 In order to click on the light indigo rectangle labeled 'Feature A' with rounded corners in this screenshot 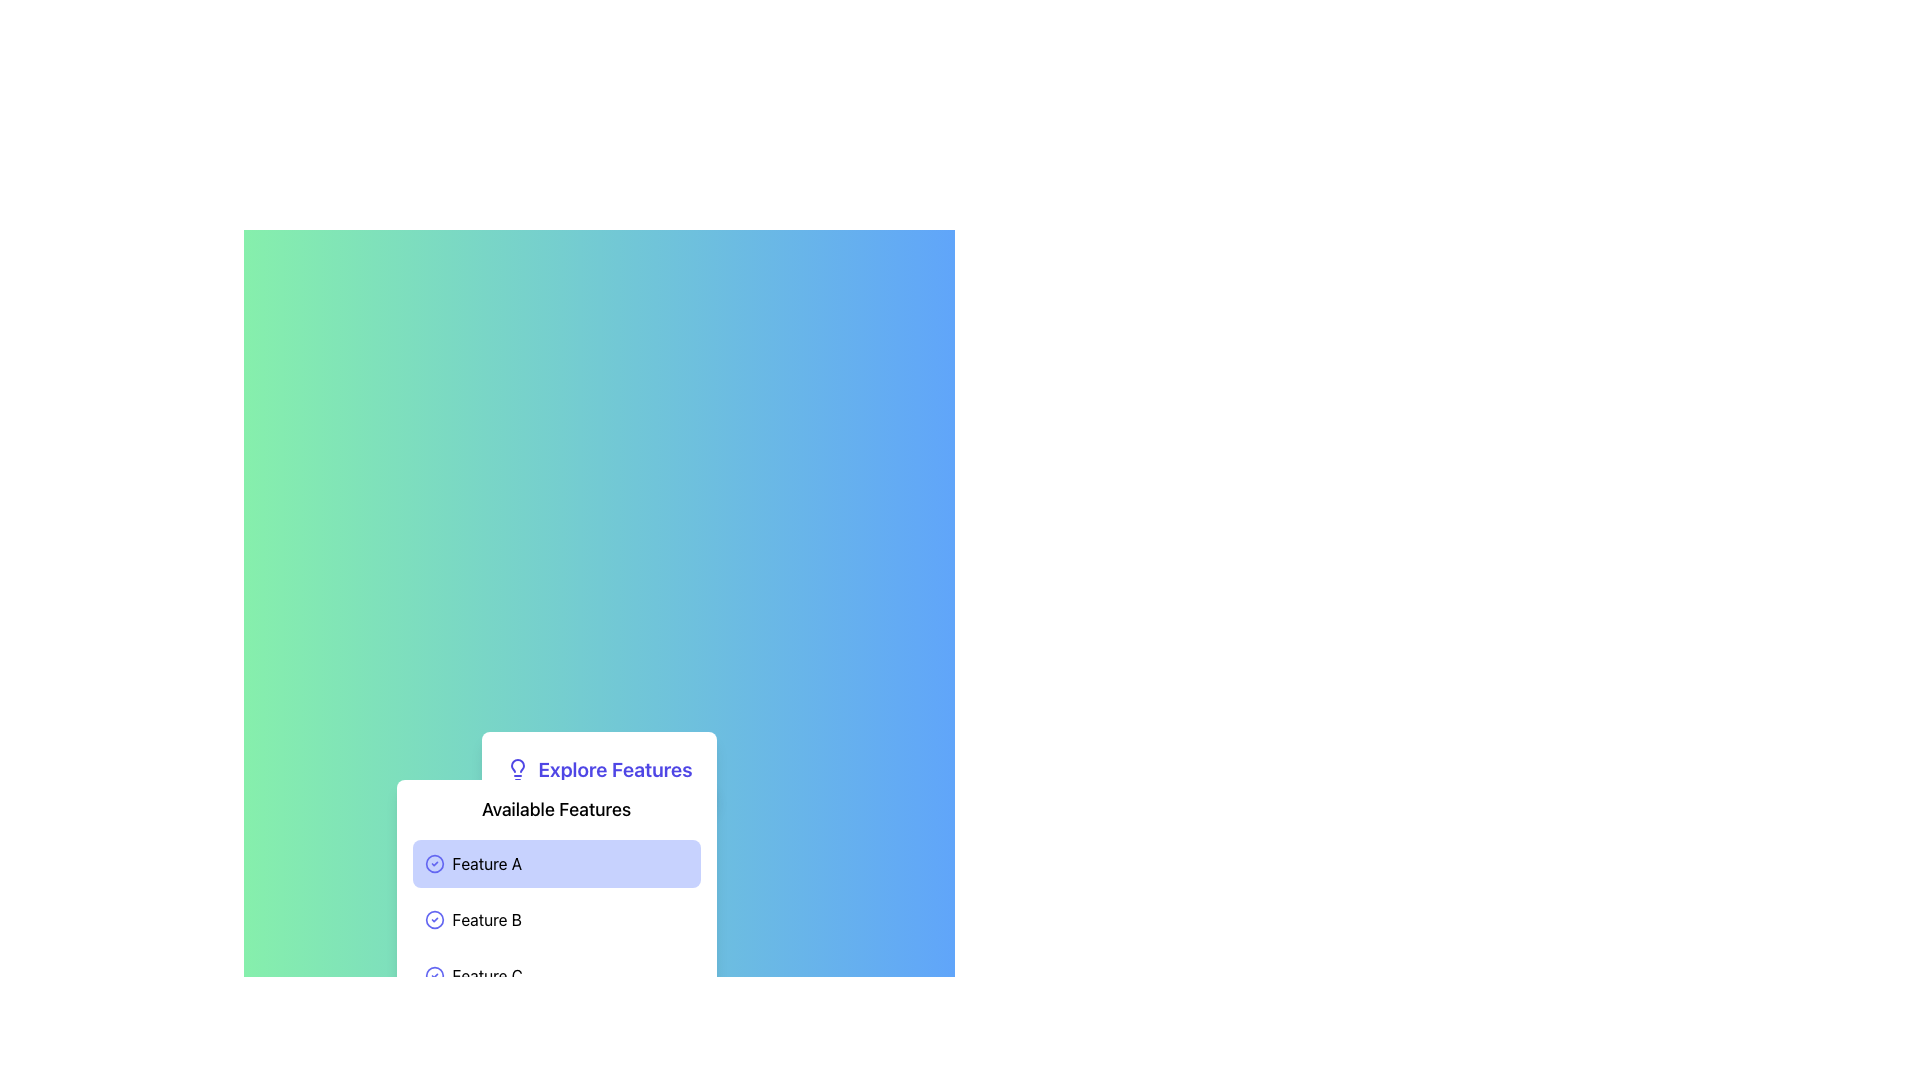, I will do `click(556, 863)`.